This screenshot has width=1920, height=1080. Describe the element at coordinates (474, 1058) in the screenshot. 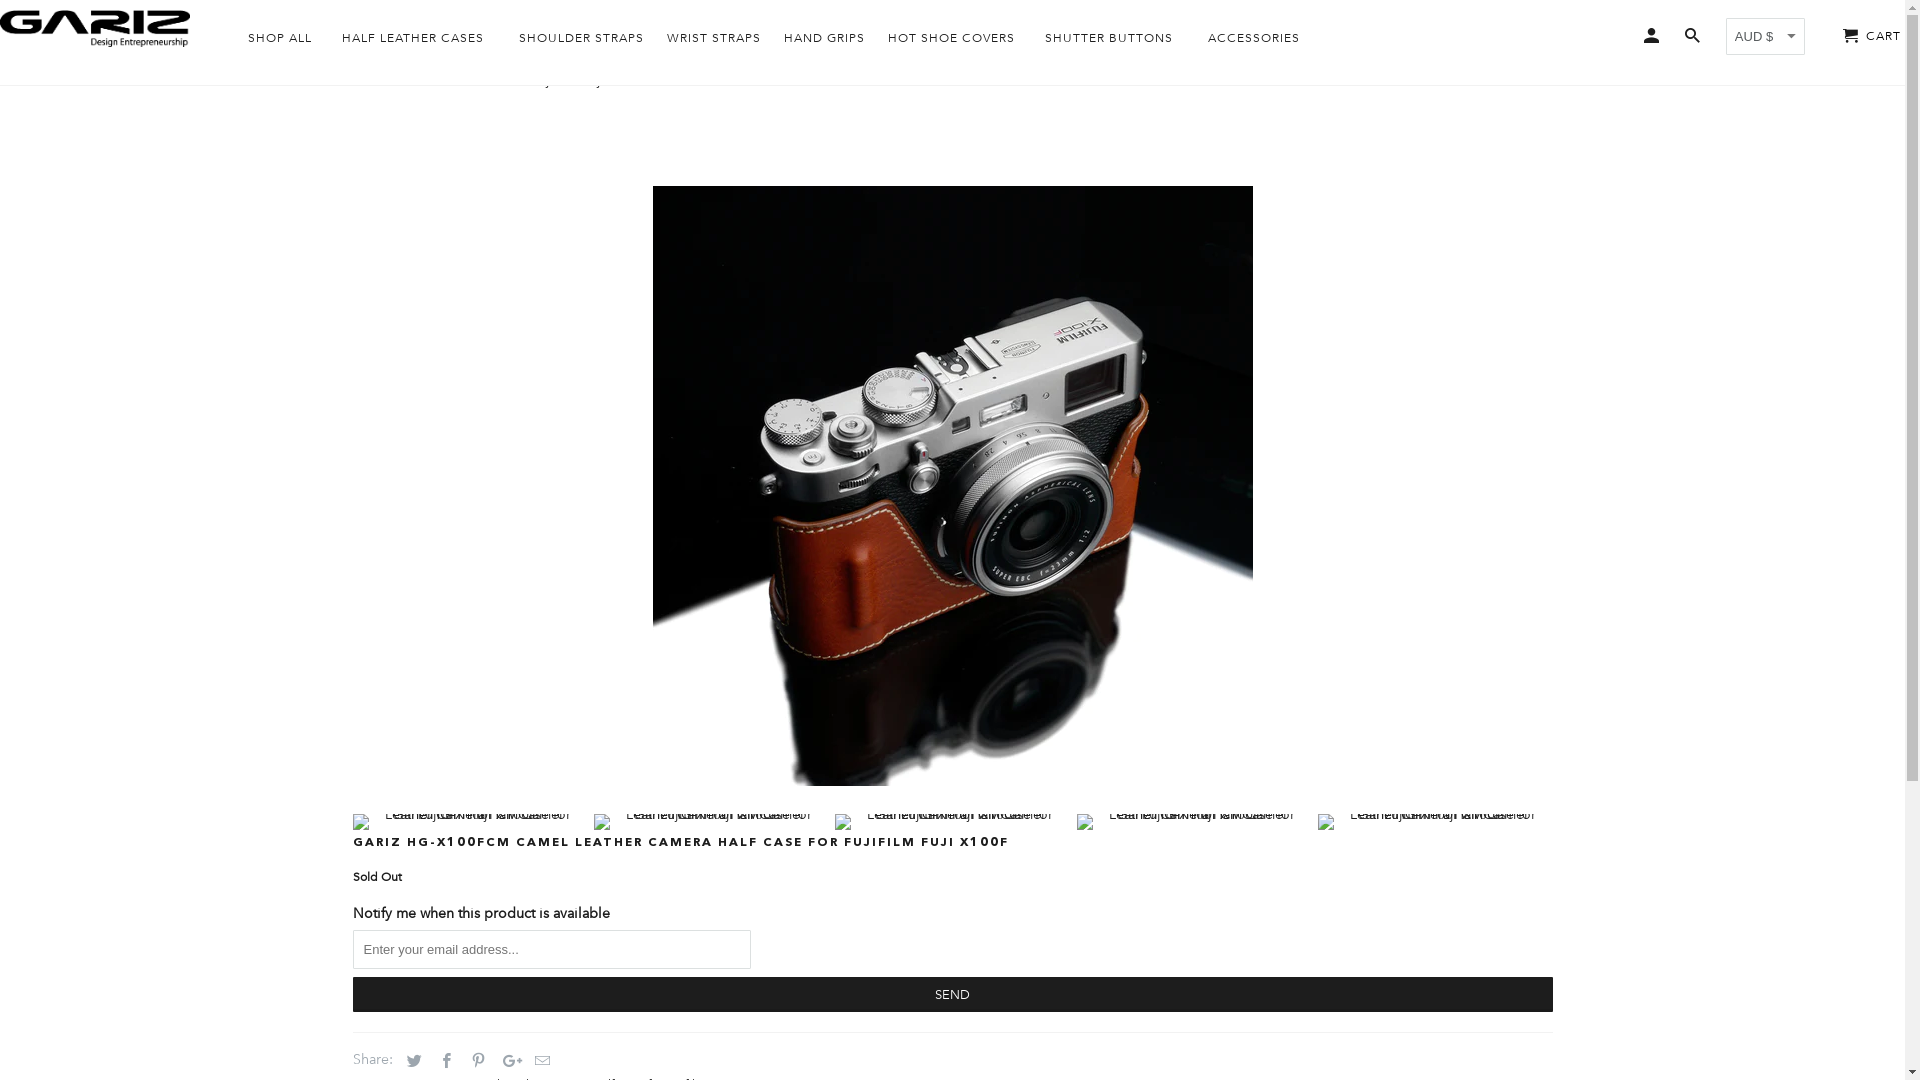

I see `'Share this on Pinterest'` at that location.